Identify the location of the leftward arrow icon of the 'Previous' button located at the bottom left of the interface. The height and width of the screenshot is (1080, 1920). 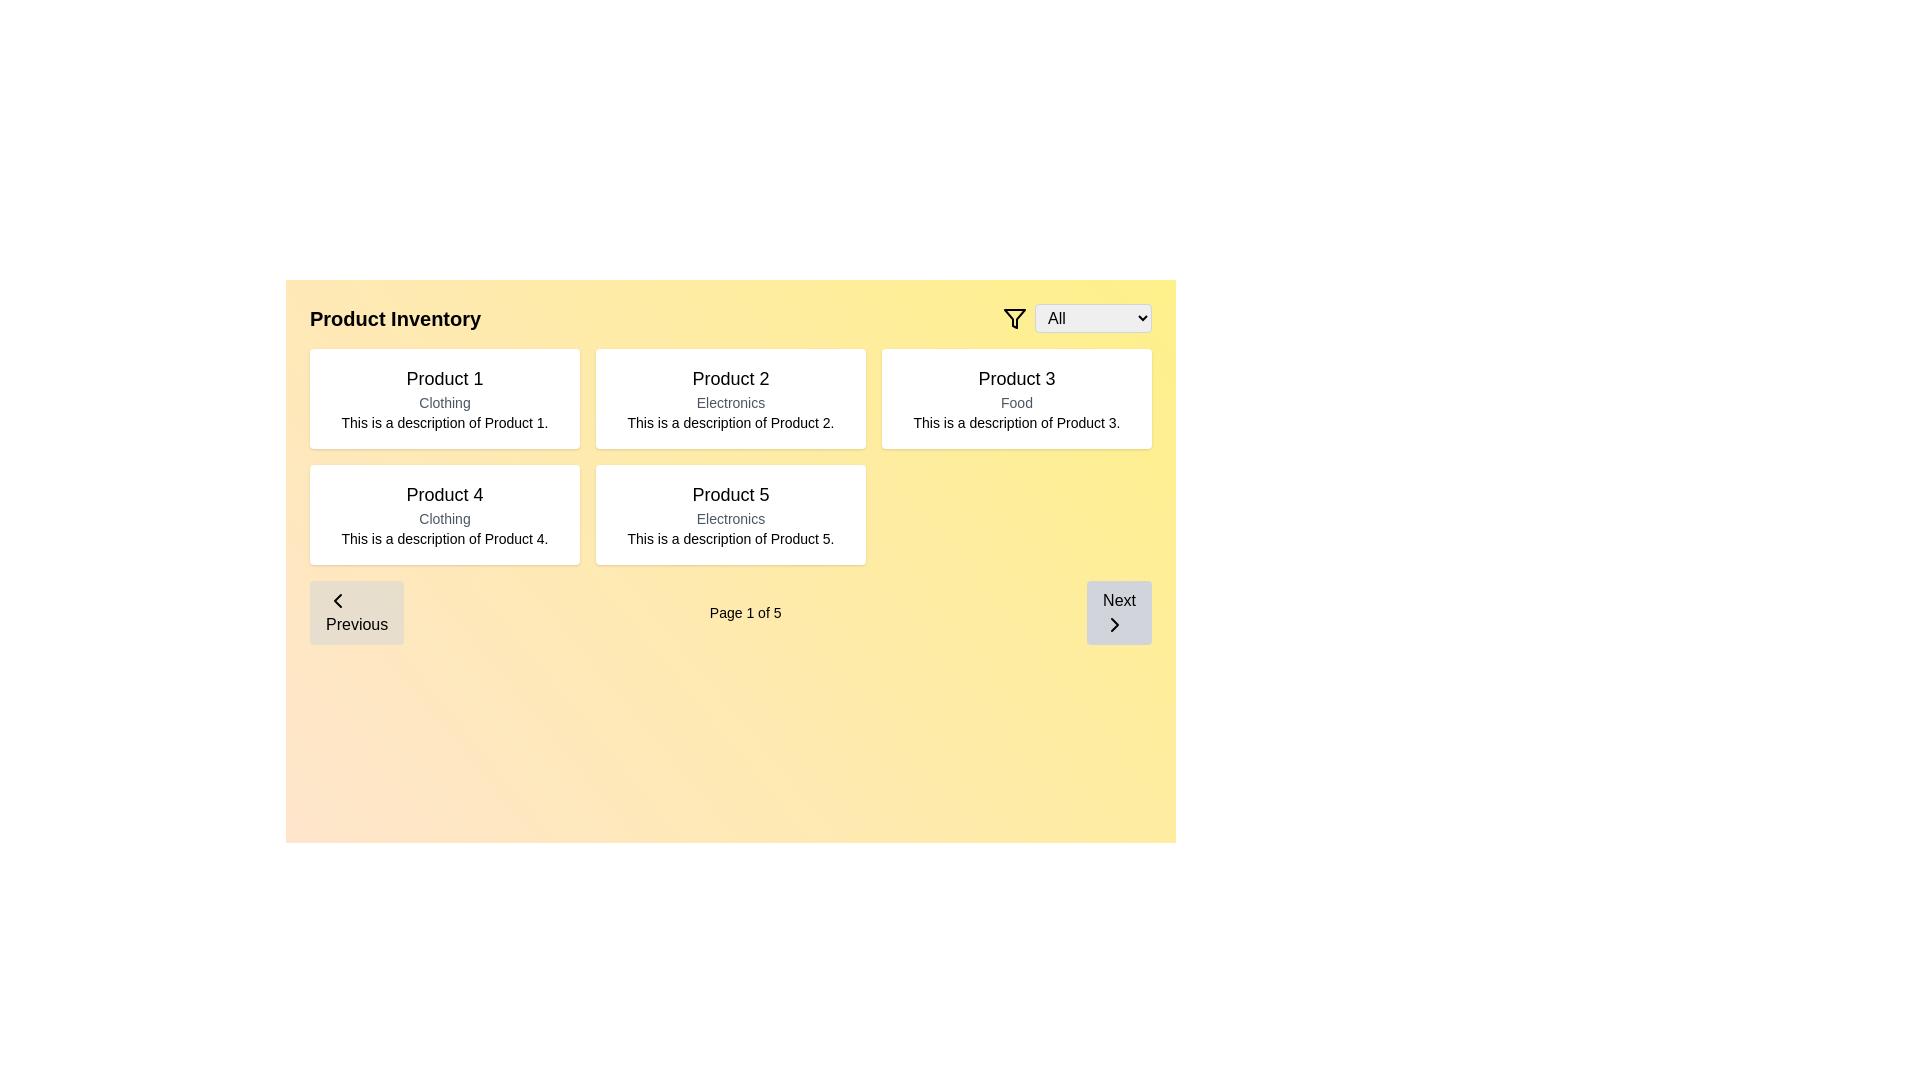
(337, 600).